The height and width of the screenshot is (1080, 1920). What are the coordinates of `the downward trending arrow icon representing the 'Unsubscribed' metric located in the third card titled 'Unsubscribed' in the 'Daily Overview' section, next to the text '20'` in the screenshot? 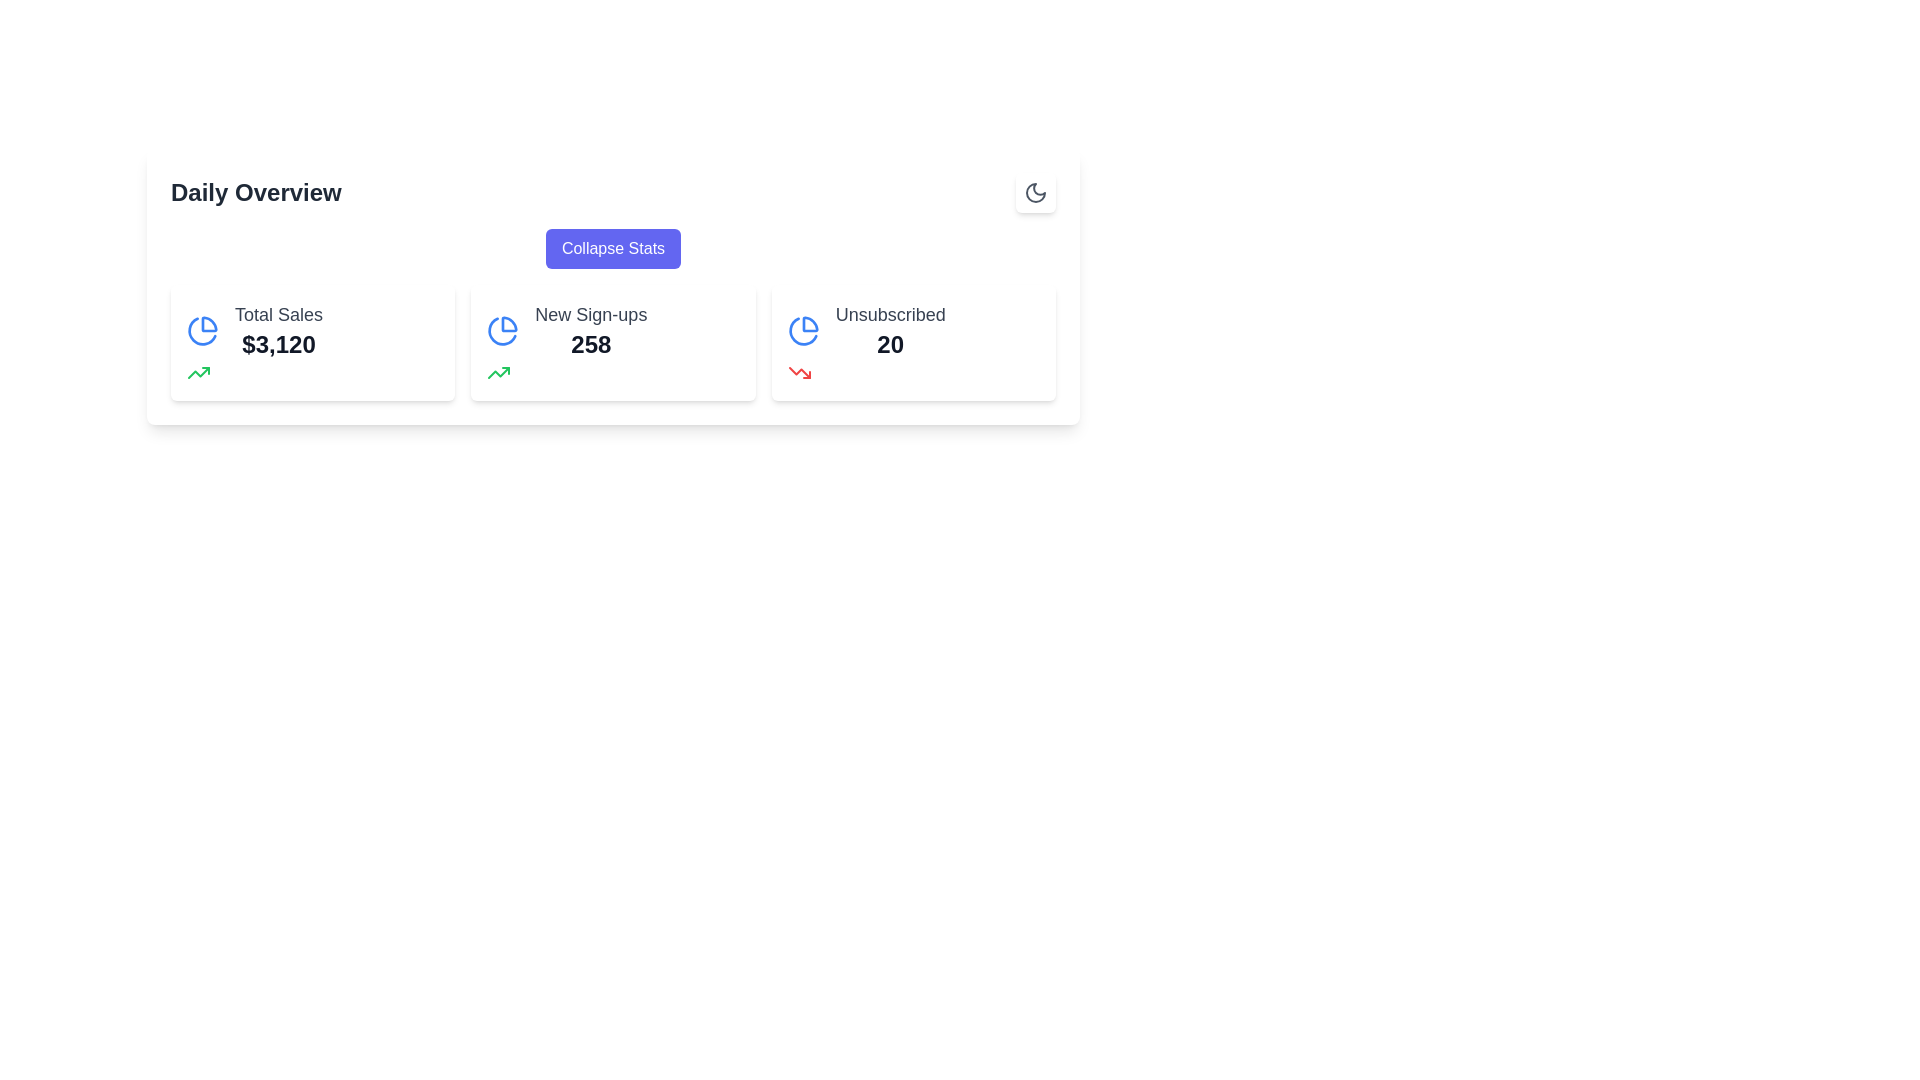 It's located at (798, 373).